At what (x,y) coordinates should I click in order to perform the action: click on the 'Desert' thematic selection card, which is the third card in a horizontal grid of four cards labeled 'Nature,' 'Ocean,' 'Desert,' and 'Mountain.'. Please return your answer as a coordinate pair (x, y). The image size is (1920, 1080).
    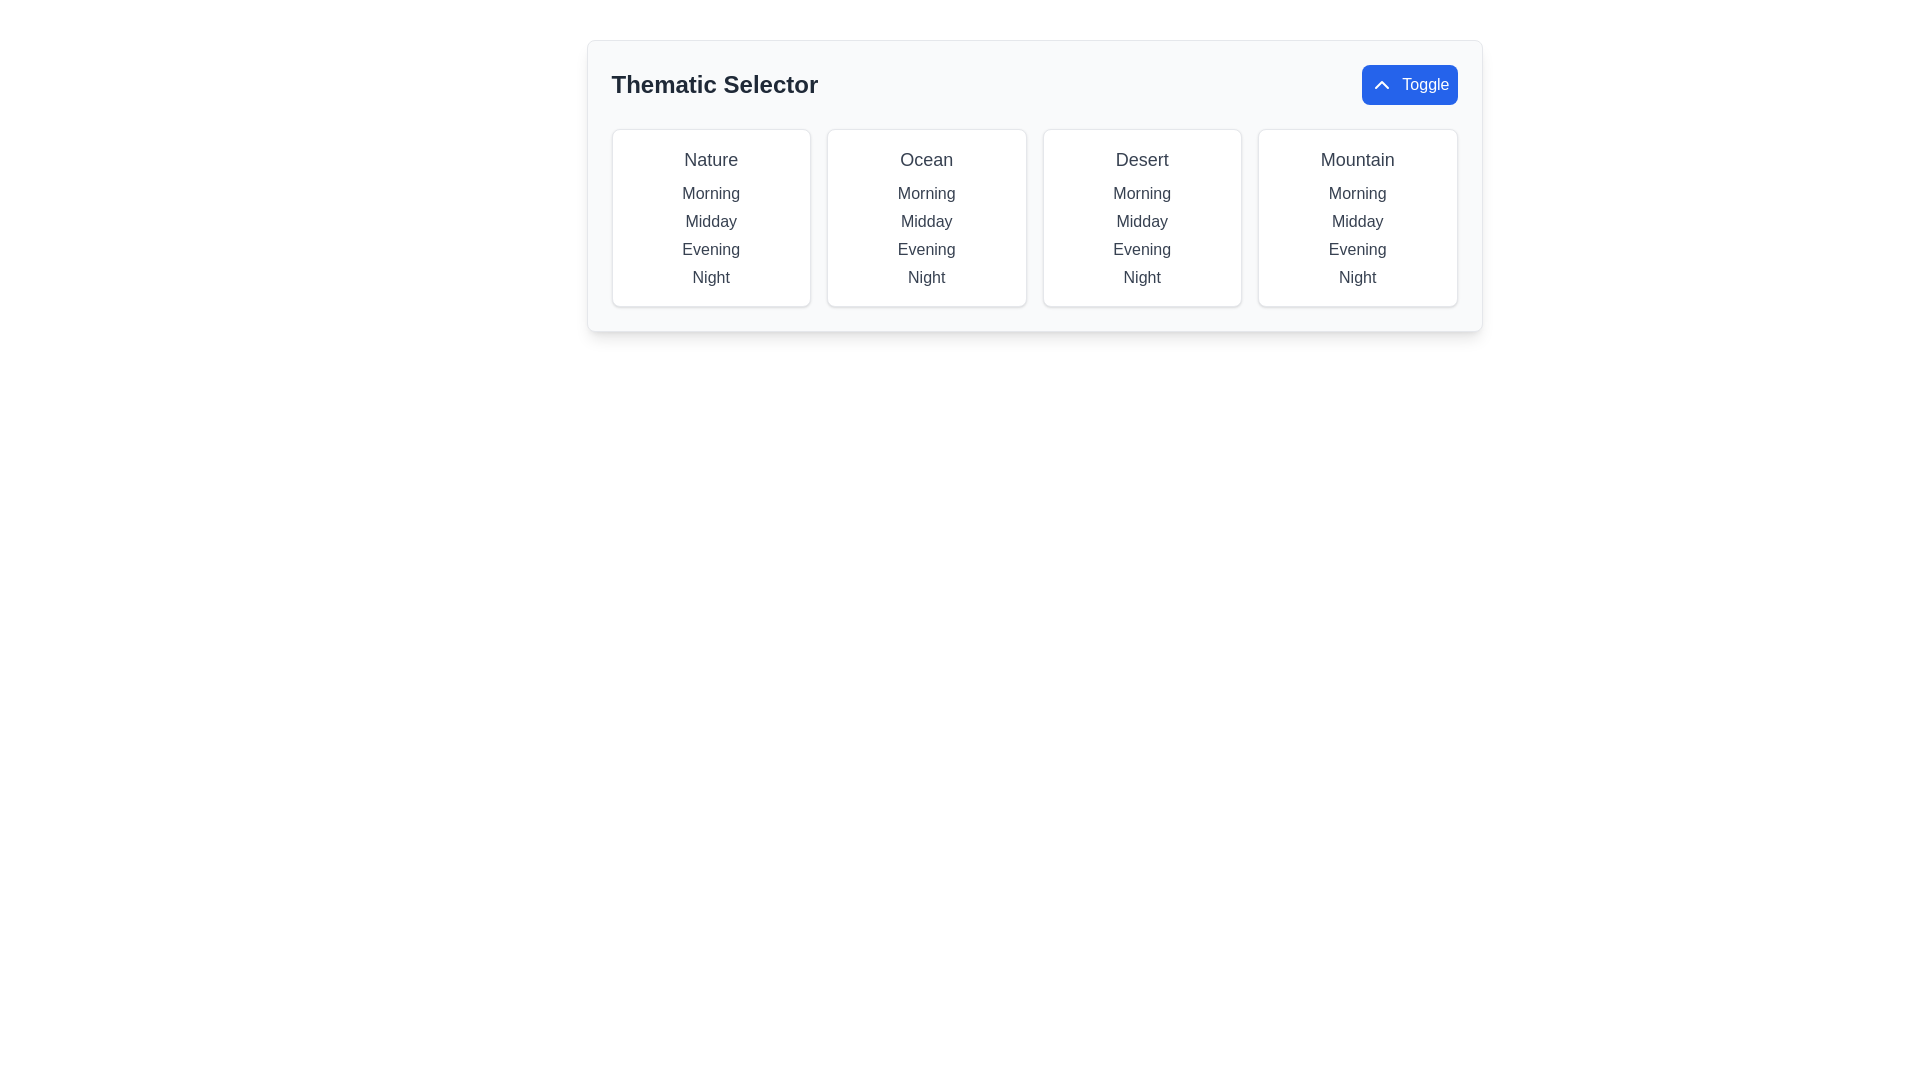
    Looking at the image, I should click on (1142, 218).